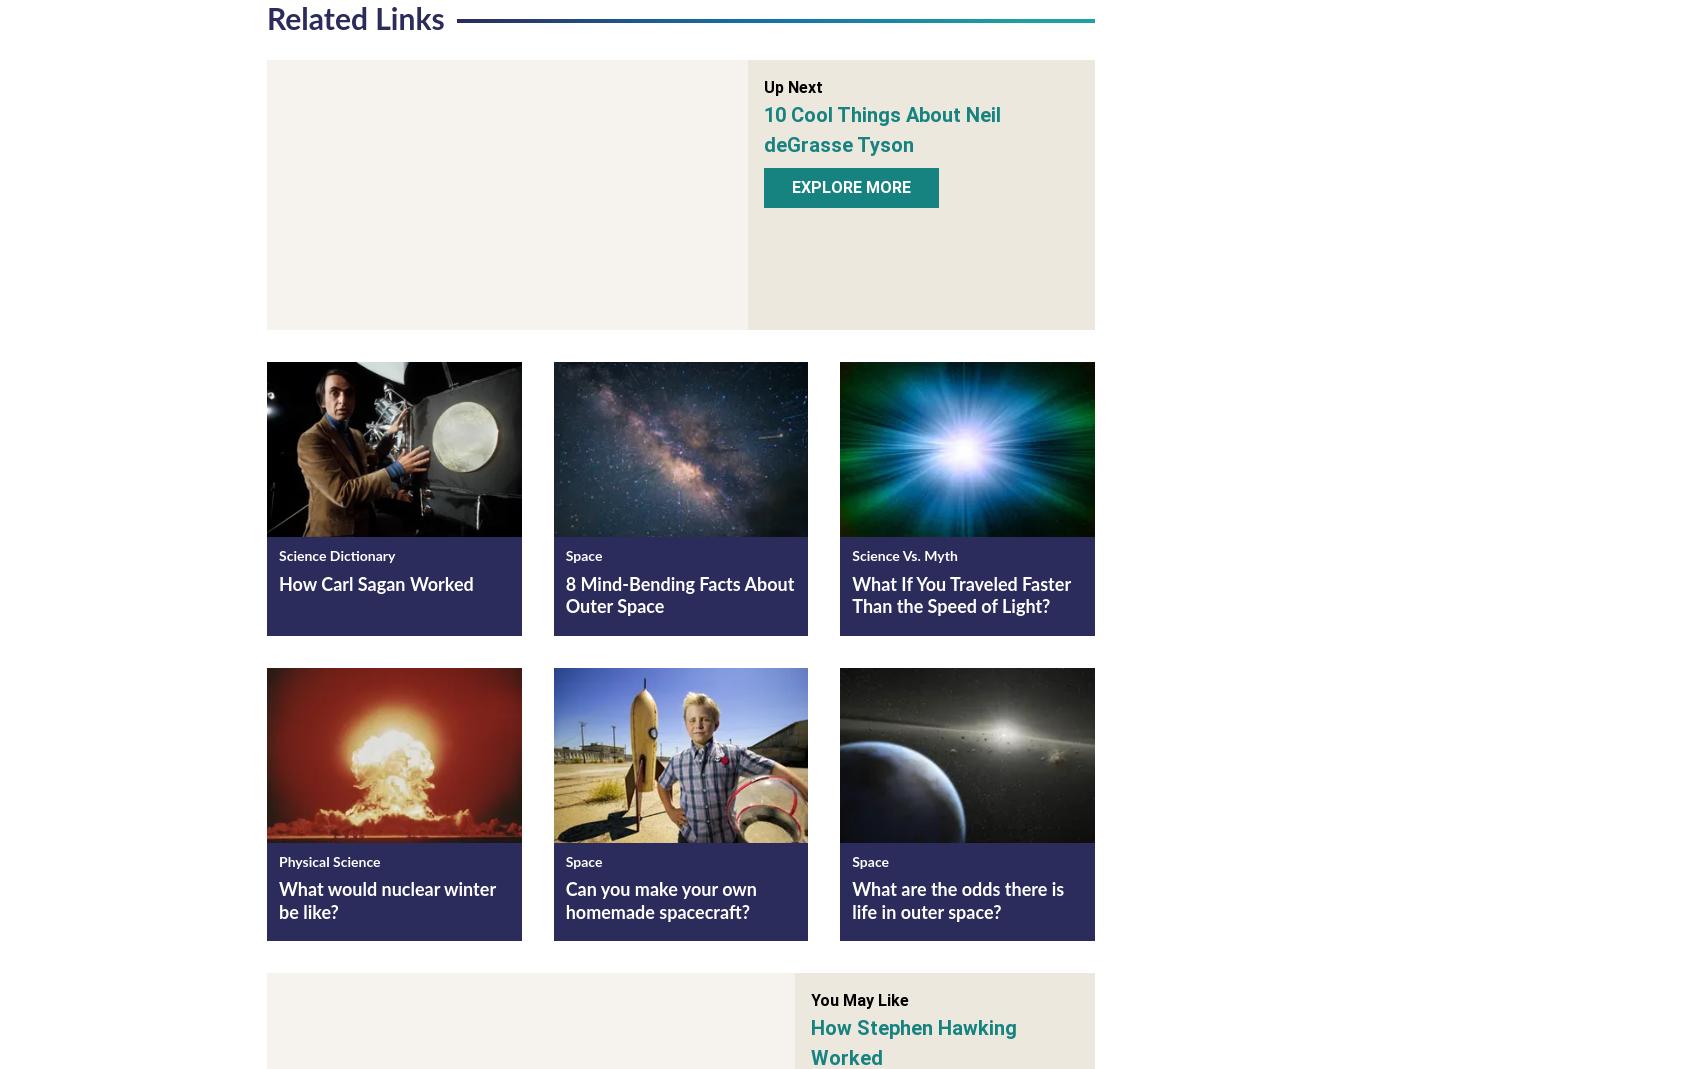 The height and width of the screenshot is (1069, 1702). I want to click on '8 Mind-Bending Facts About Outer Space', so click(679, 600).